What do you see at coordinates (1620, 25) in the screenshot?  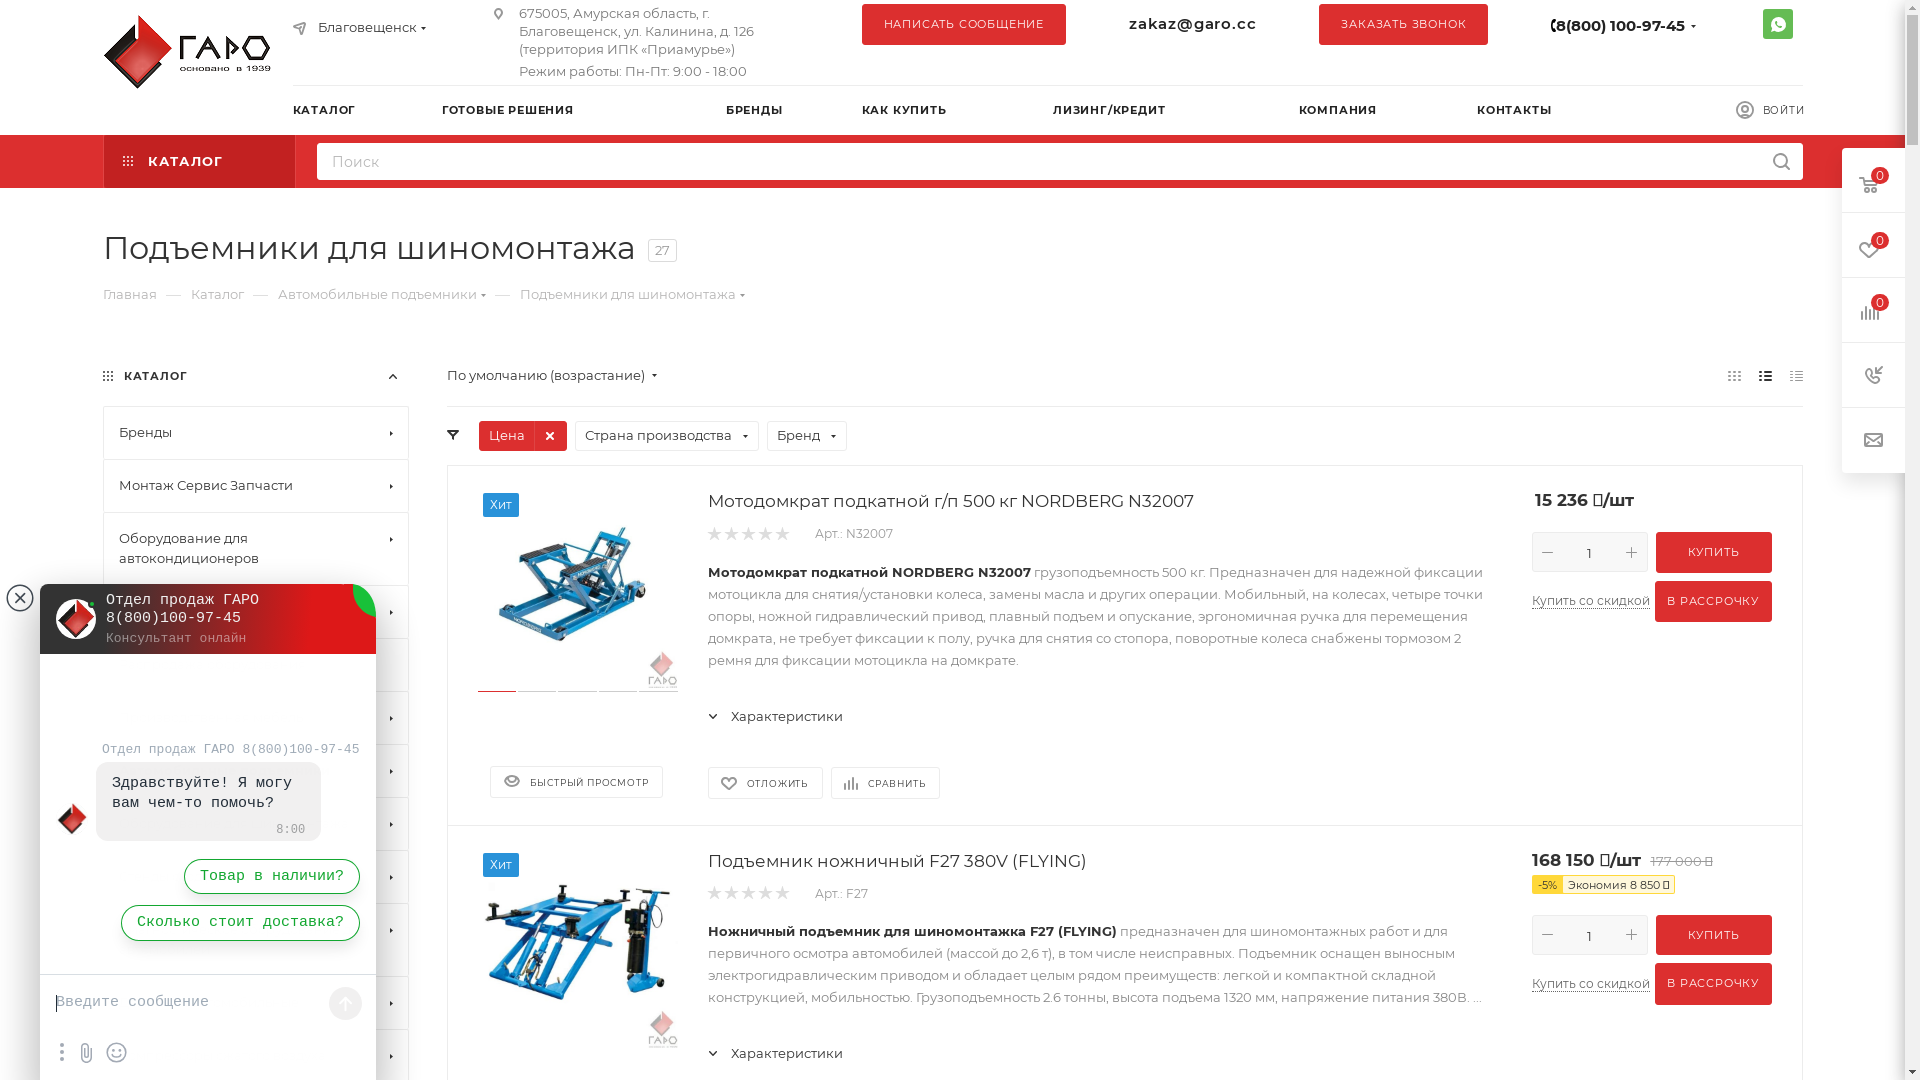 I see `'8(800) 100-97-45'` at bounding box center [1620, 25].